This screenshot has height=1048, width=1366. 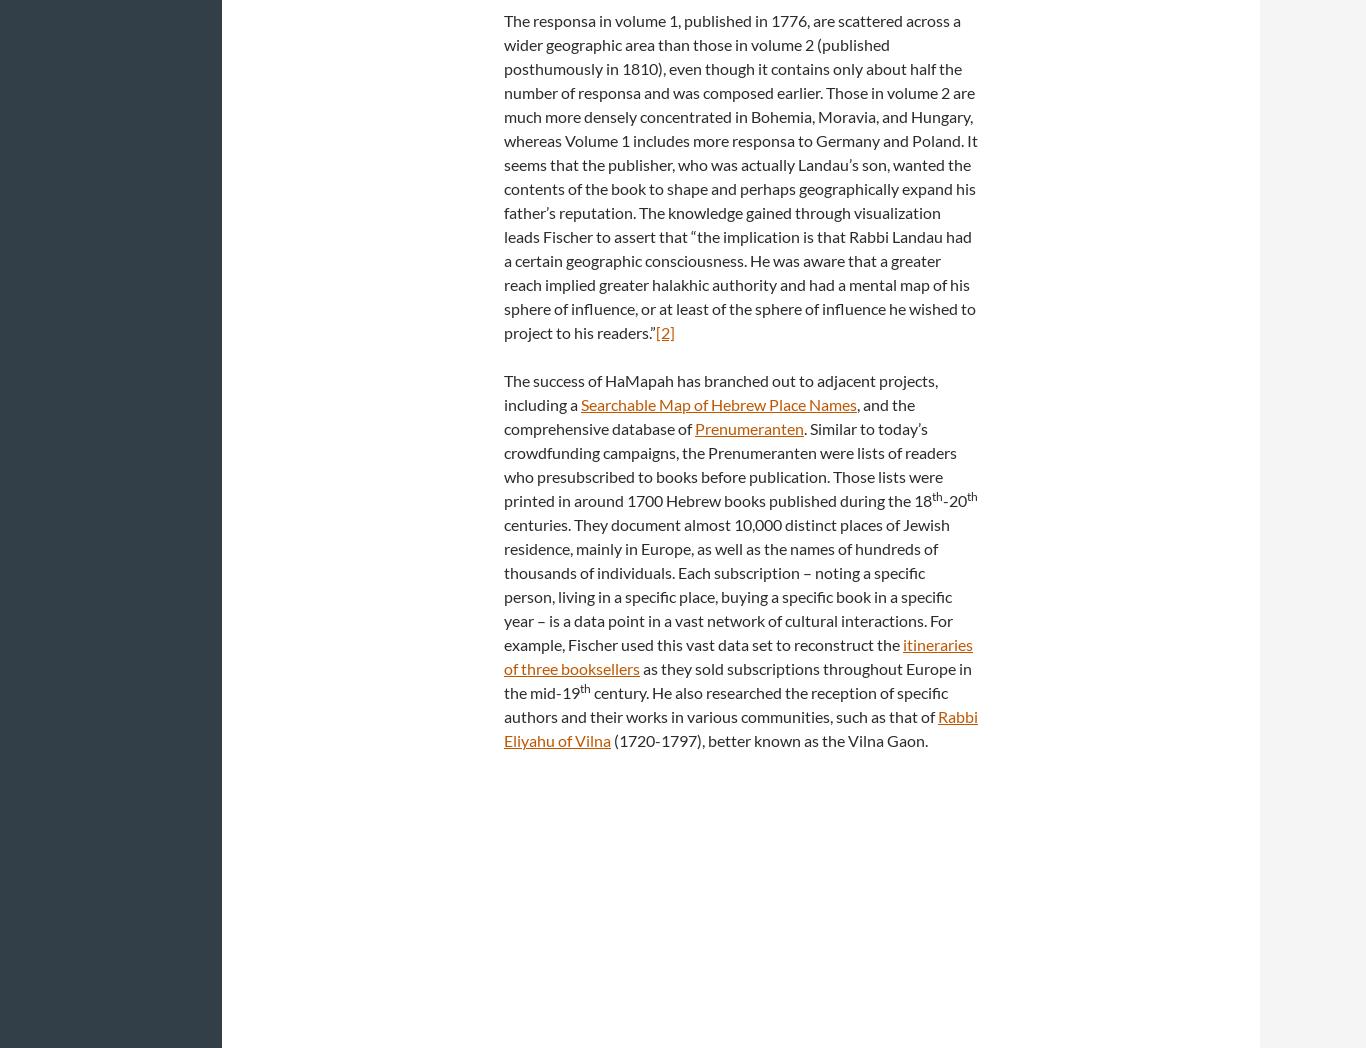 What do you see at coordinates (728, 584) in the screenshot?
I see `'centuries. They document almost 10,000 distinct places of Jewish residence, mainly in Europe, as well as the names of hundreds of thousands of individuals. Each subscription – noting a specific person, living in a specific place, buying a specific book in a specific year – is a data point in a vast network of cultural interactions. For example, Fischer used this vast data set to reconstruct the'` at bounding box center [728, 584].